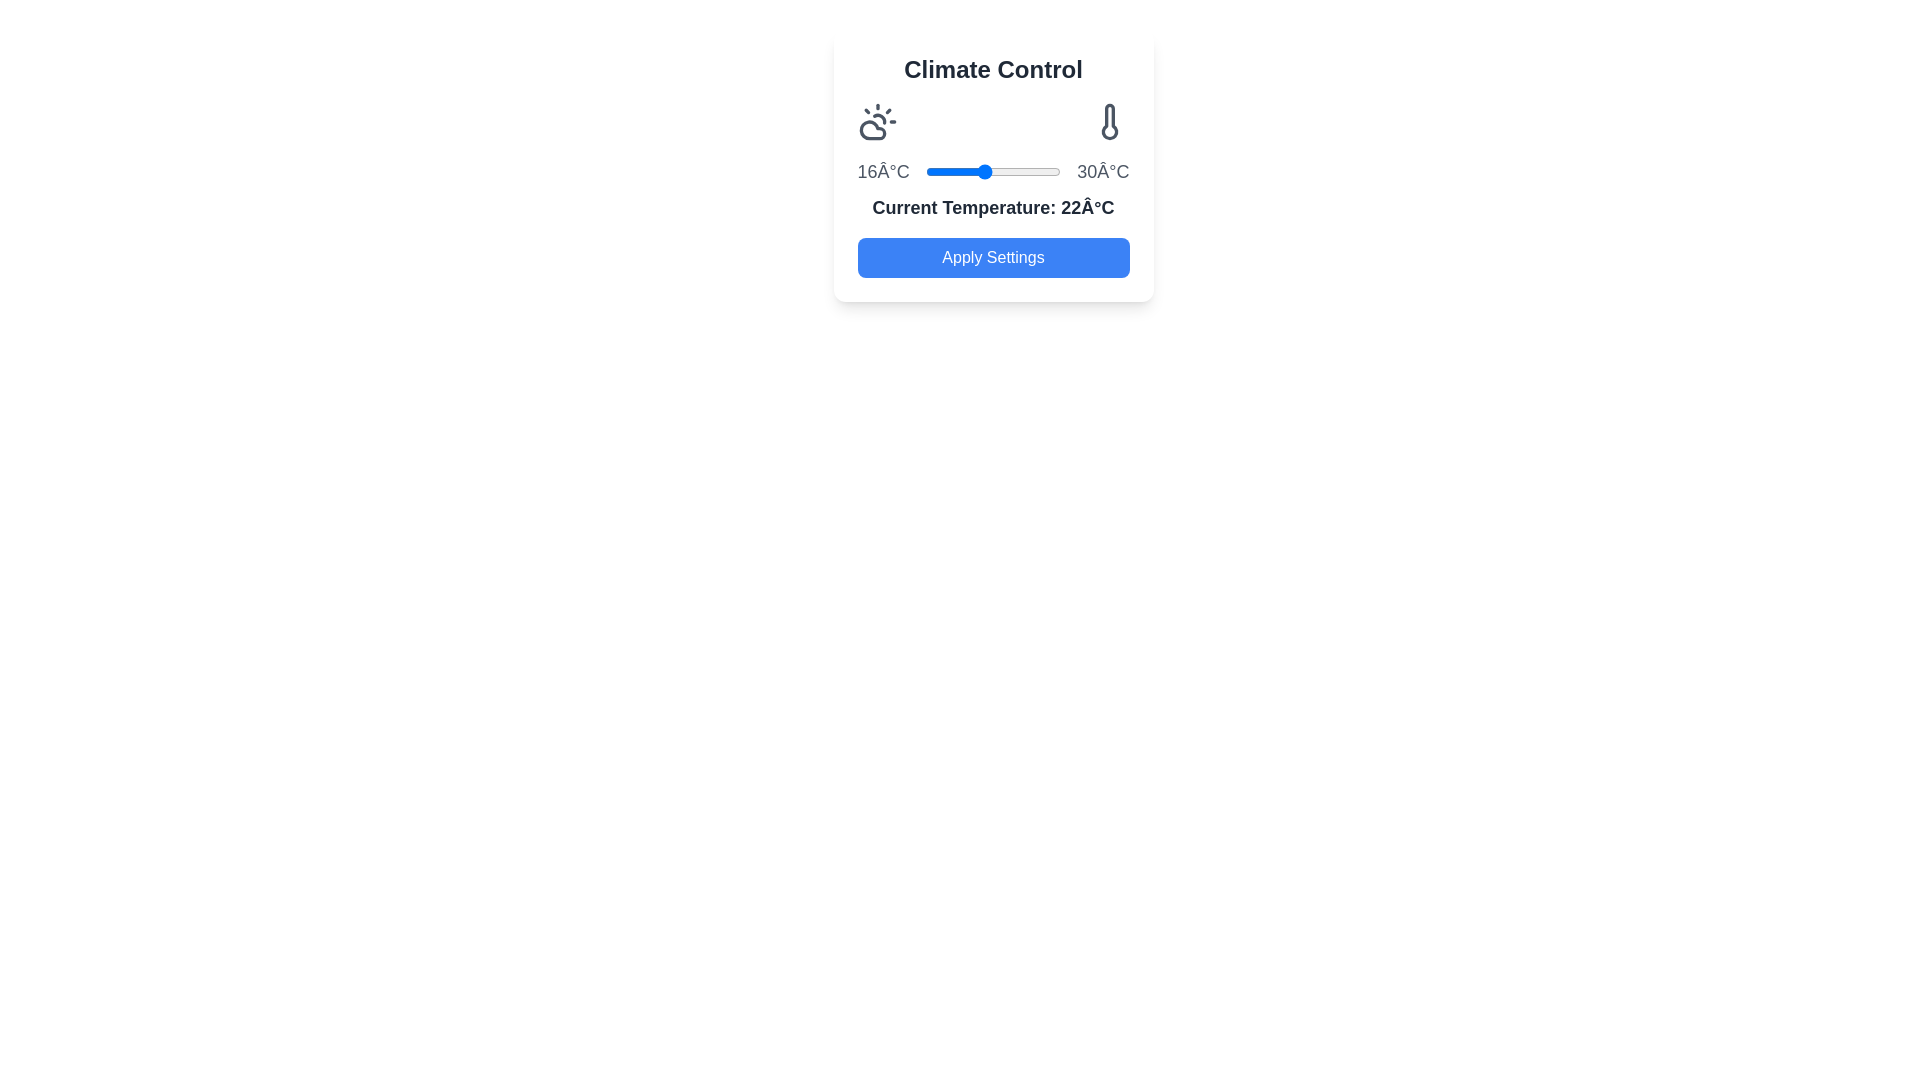  What do you see at coordinates (1012, 171) in the screenshot?
I see `the temperature` at bounding box center [1012, 171].